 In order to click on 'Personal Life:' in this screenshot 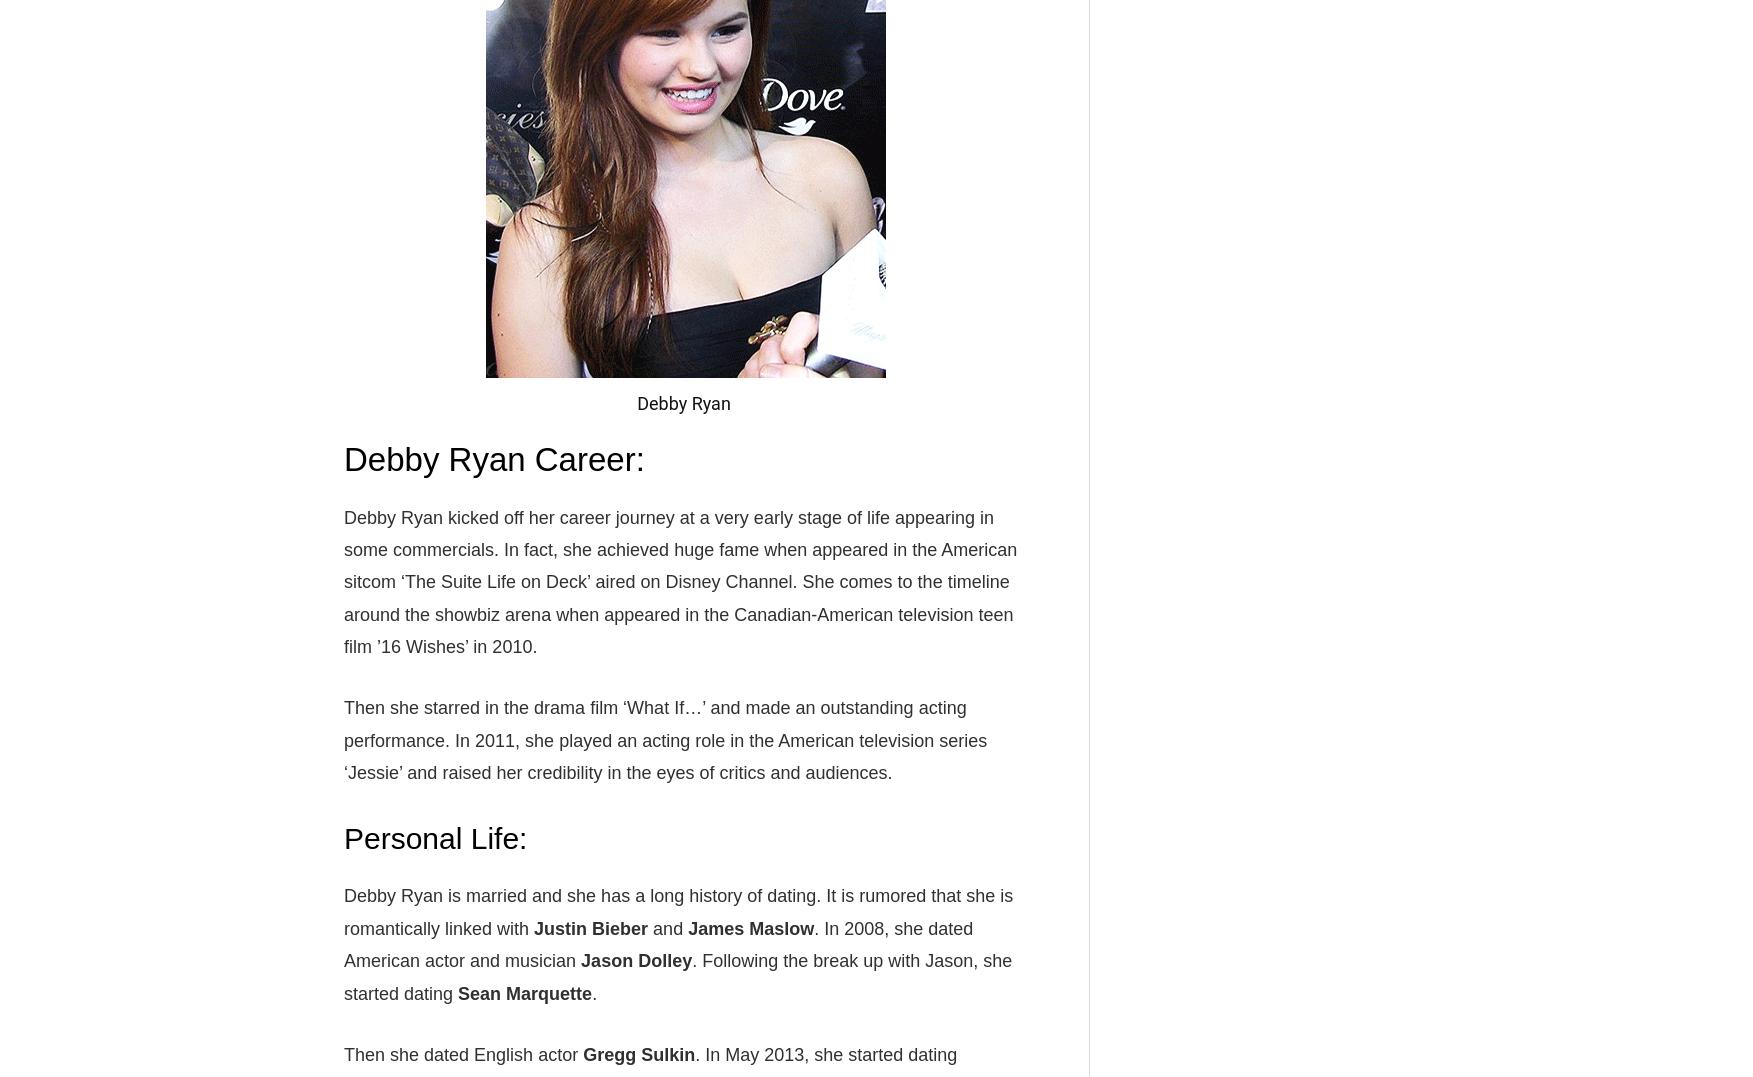, I will do `click(434, 837)`.